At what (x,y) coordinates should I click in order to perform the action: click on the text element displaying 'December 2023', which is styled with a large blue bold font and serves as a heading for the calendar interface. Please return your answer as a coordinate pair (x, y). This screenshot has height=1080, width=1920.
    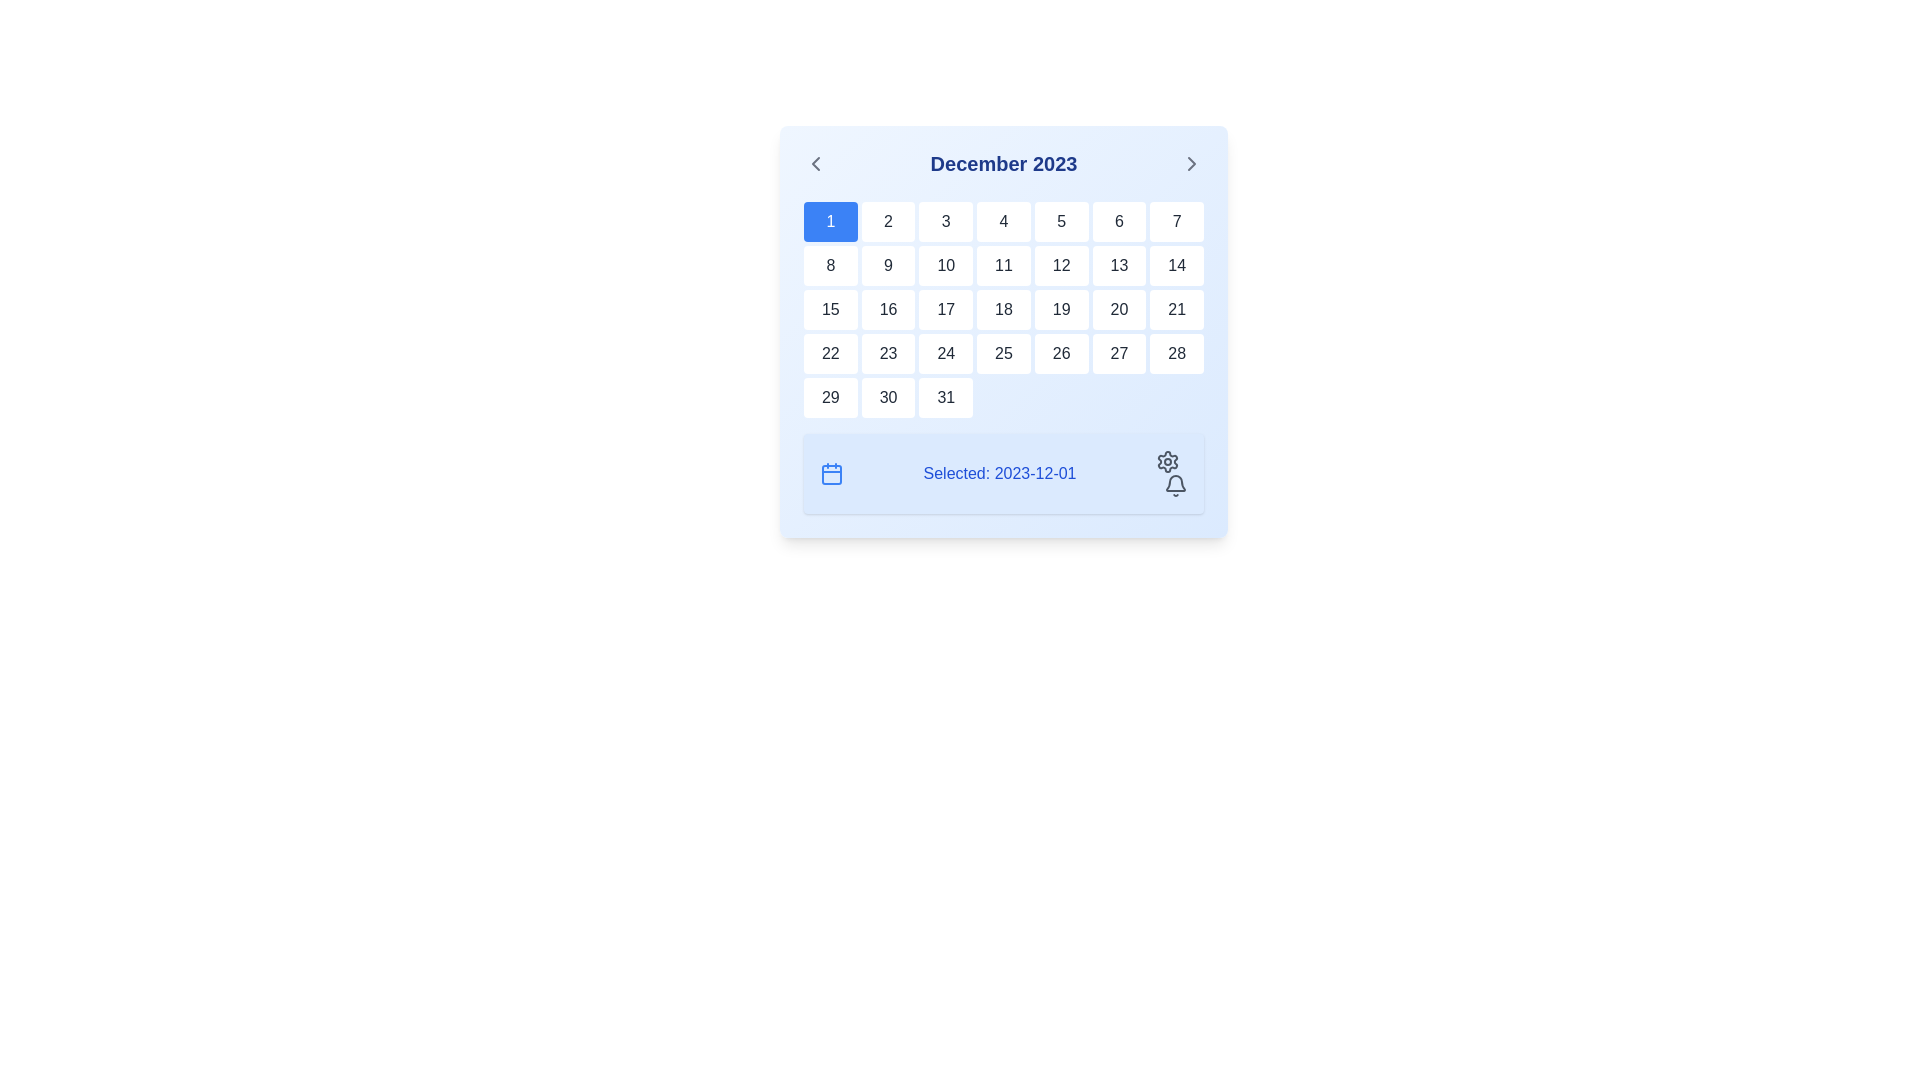
    Looking at the image, I should click on (1003, 163).